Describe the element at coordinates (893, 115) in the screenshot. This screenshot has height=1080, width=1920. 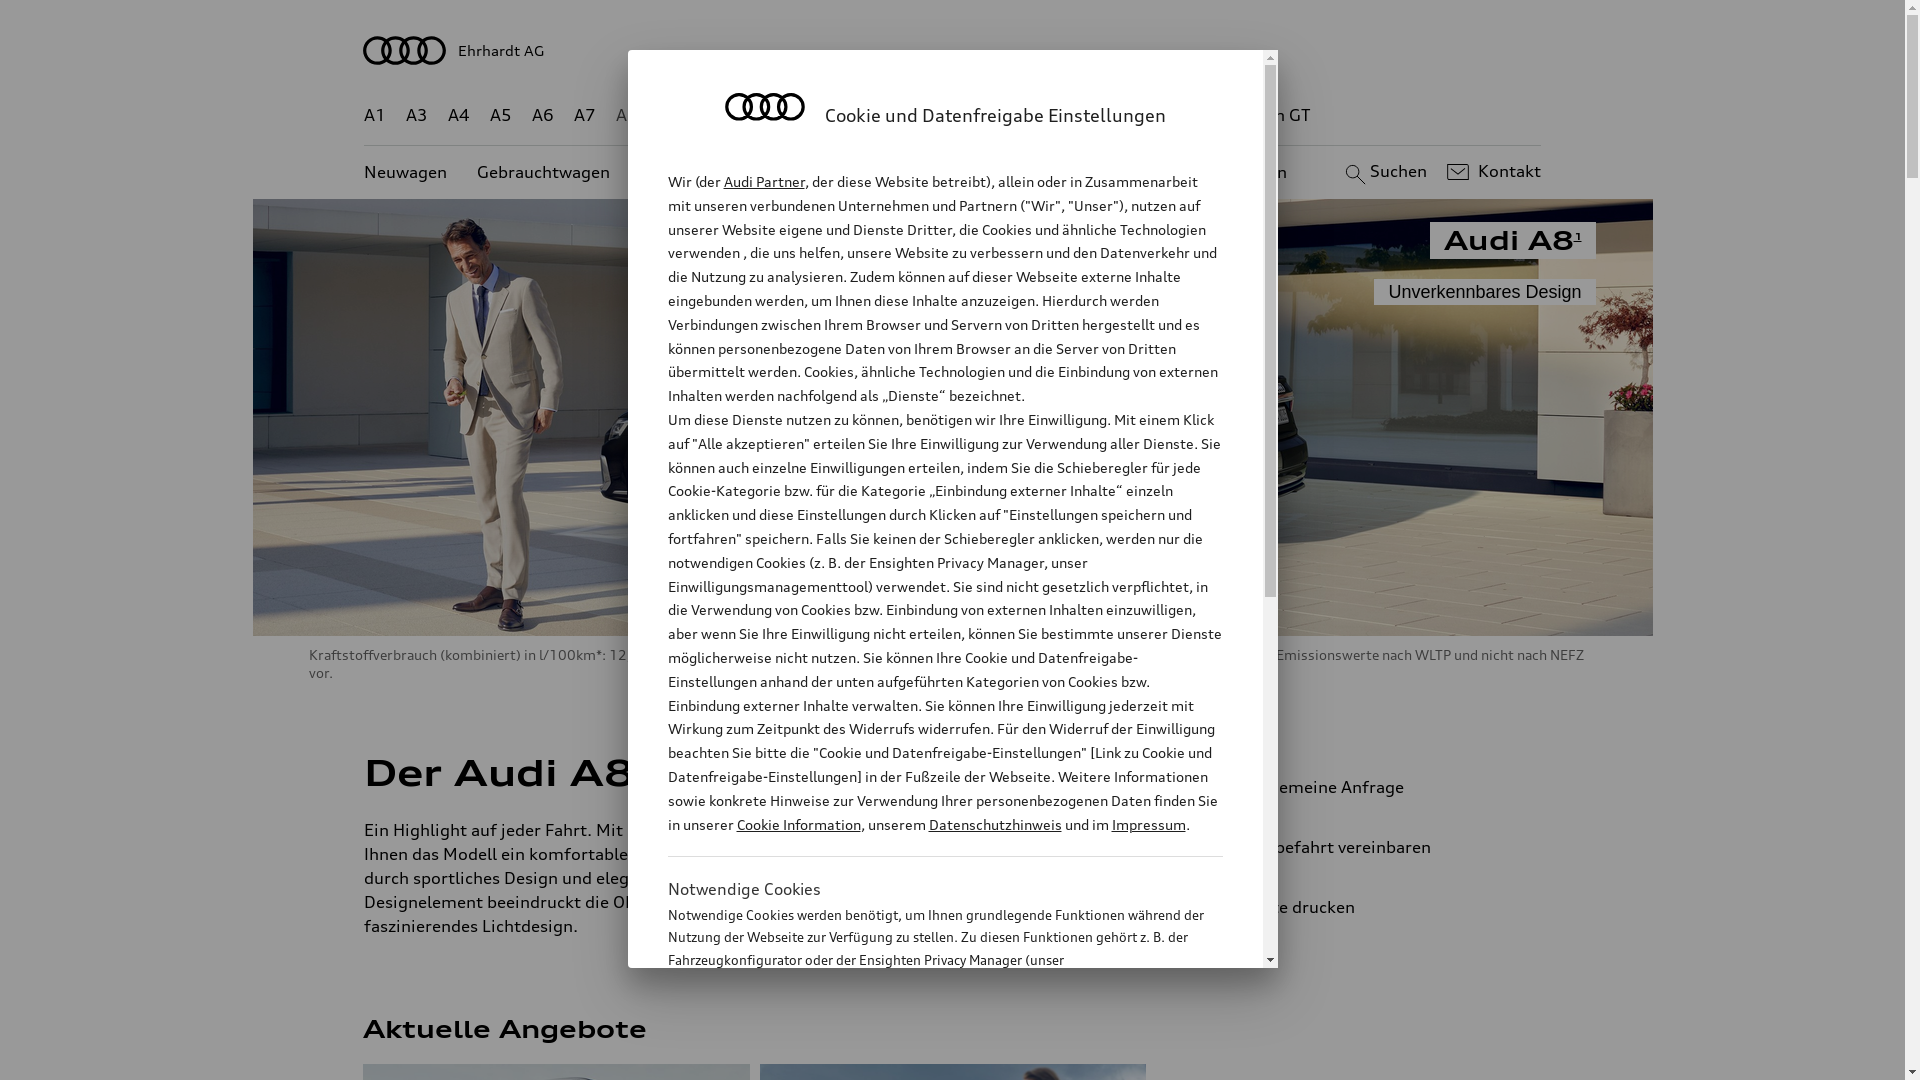
I see `'Q7'` at that location.